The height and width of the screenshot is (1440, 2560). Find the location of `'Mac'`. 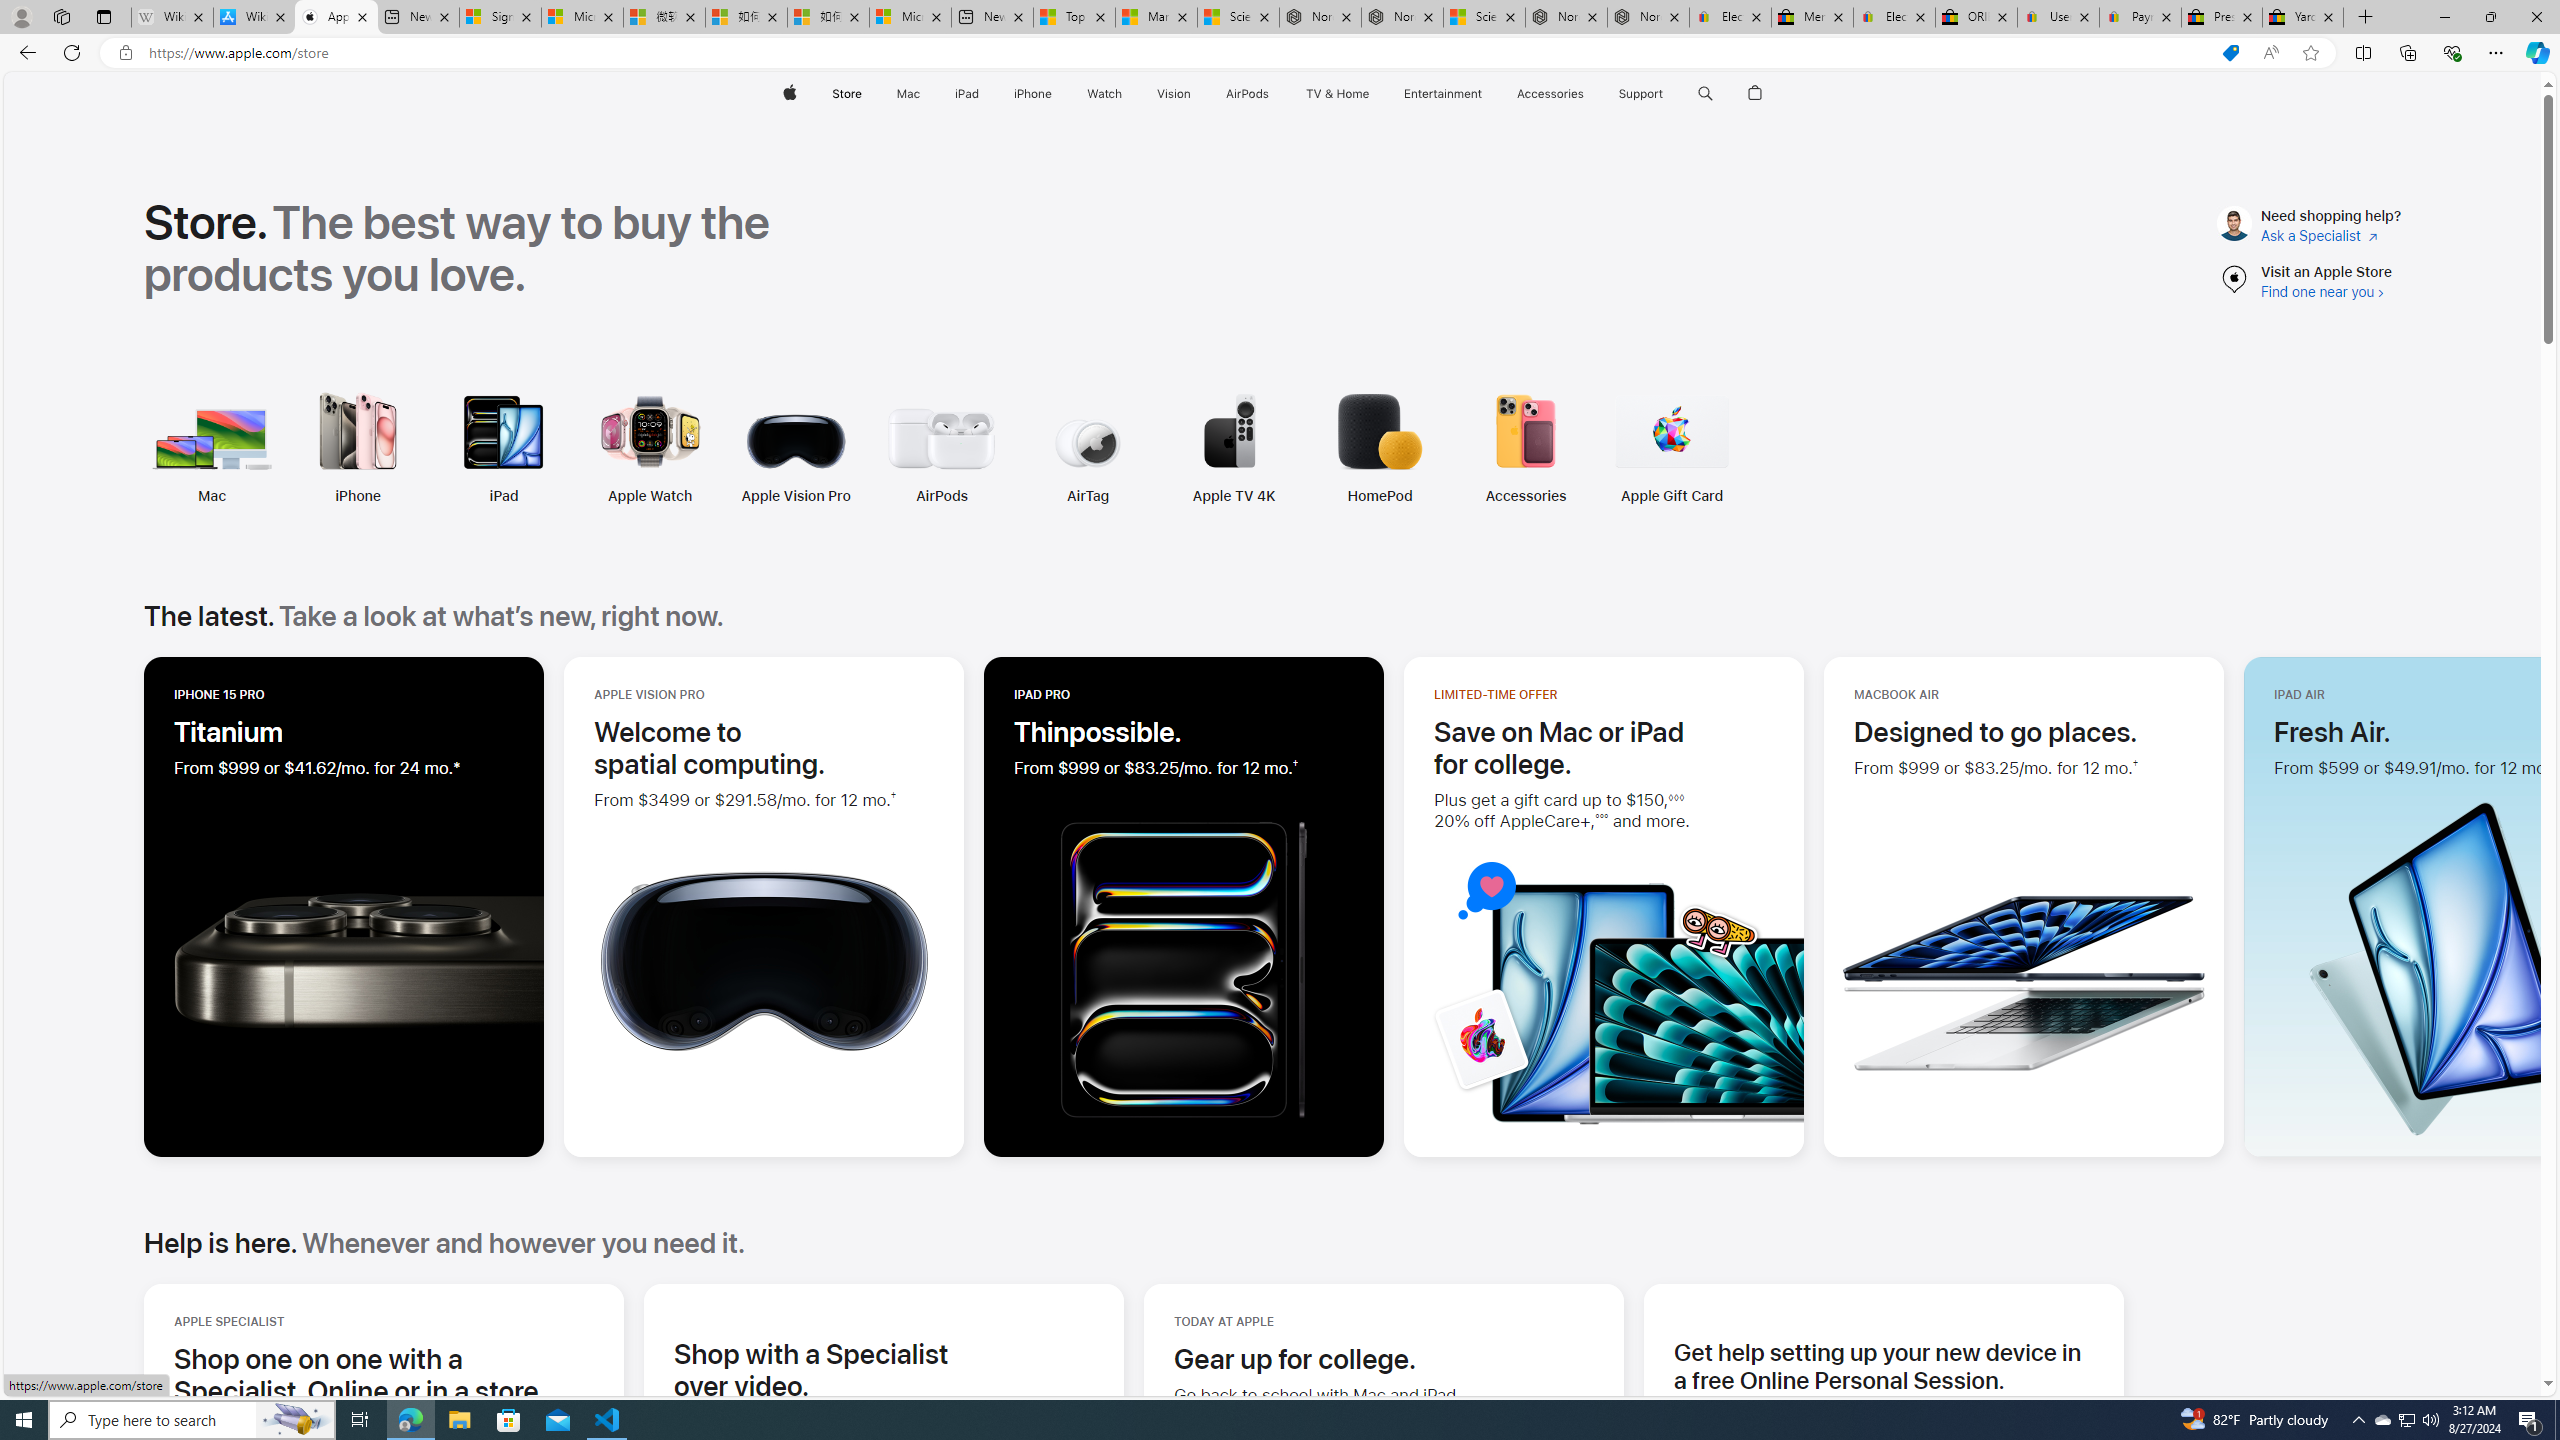

'Mac' is located at coordinates (211, 495).